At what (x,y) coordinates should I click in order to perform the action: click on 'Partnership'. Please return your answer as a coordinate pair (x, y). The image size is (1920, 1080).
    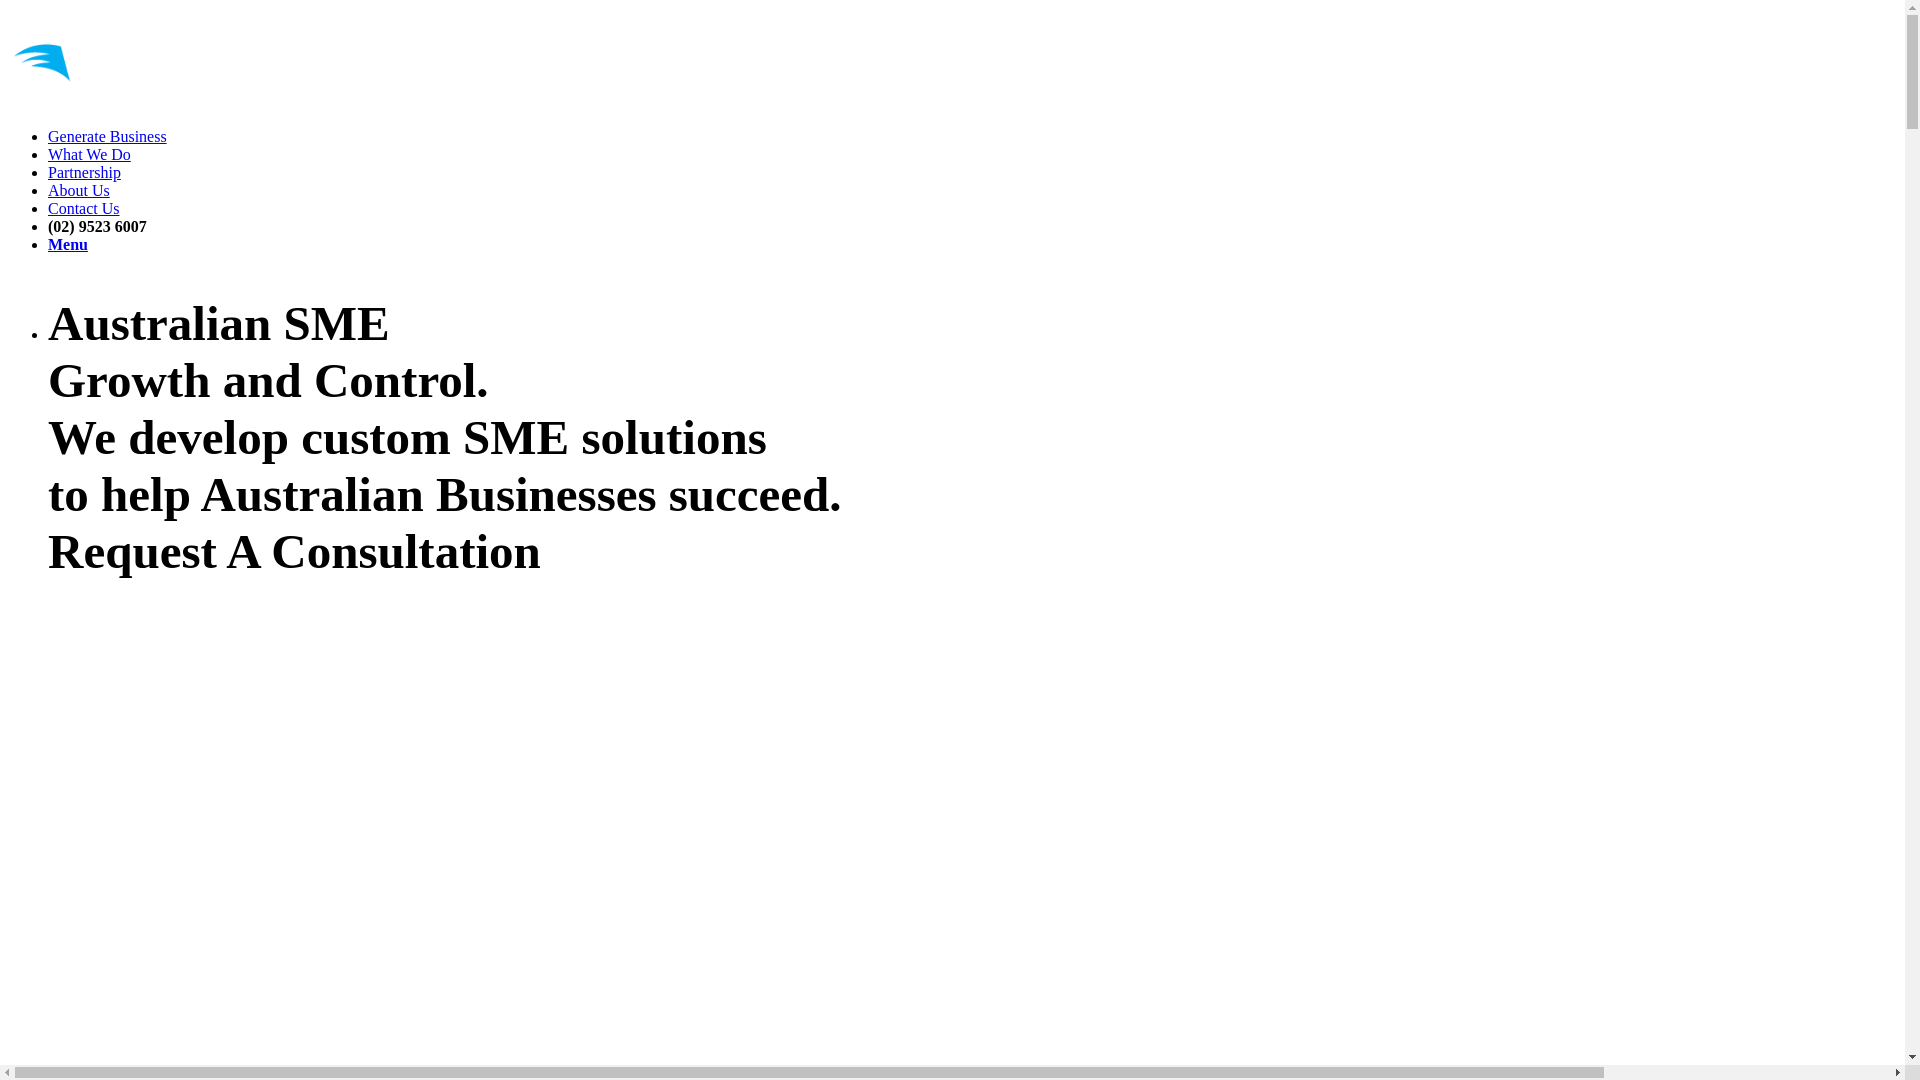
    Looking at the image, I should click on (83, 171).